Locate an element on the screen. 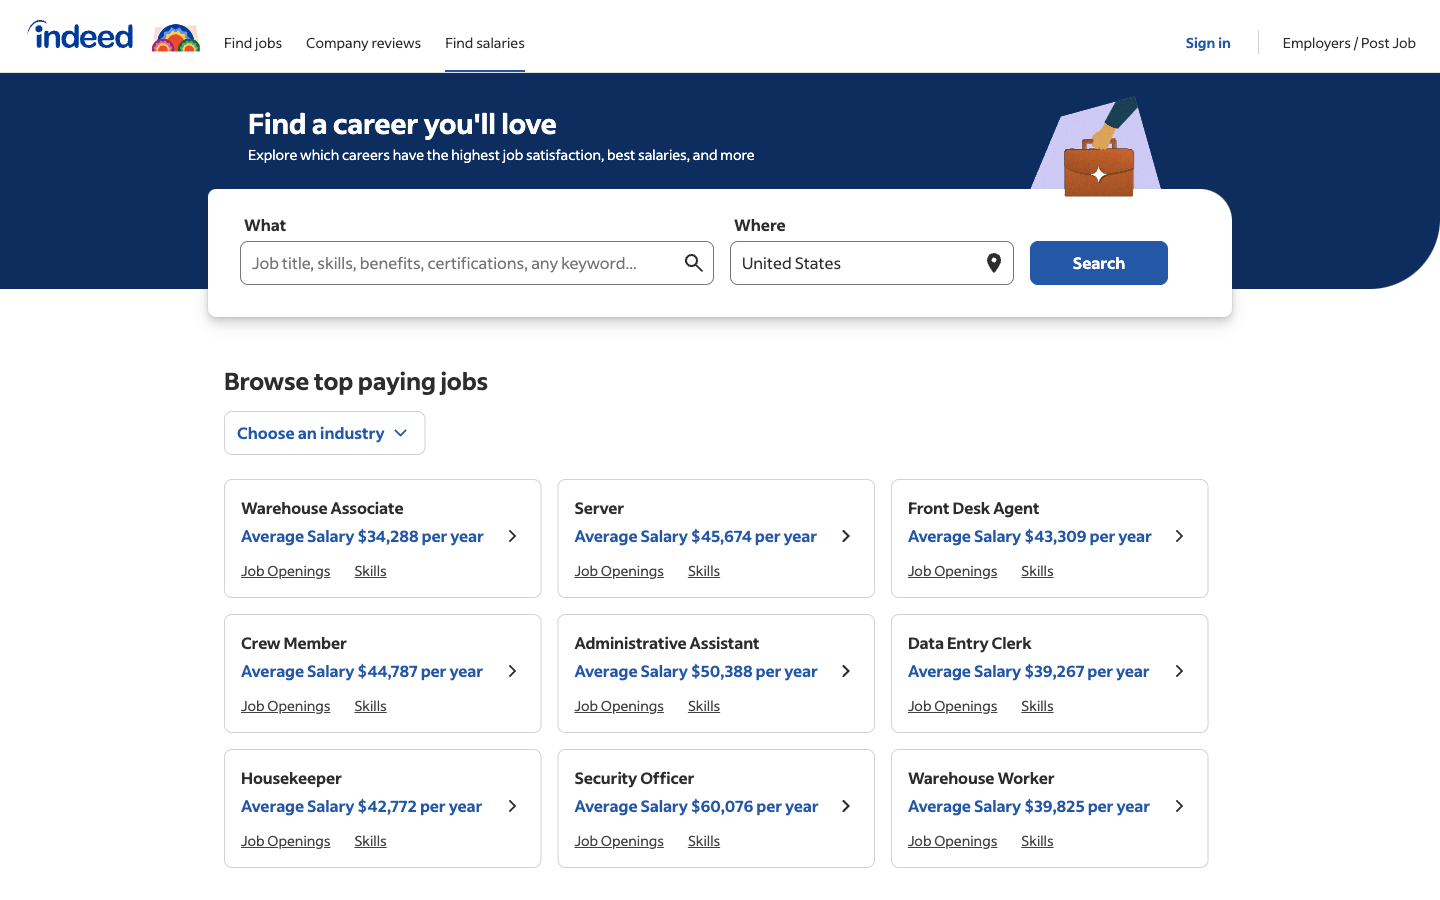 The image size is (1440, 900). Verify the necessary qualifications for the "Administrative Assistant" role is located at coordinates (1037, 840).